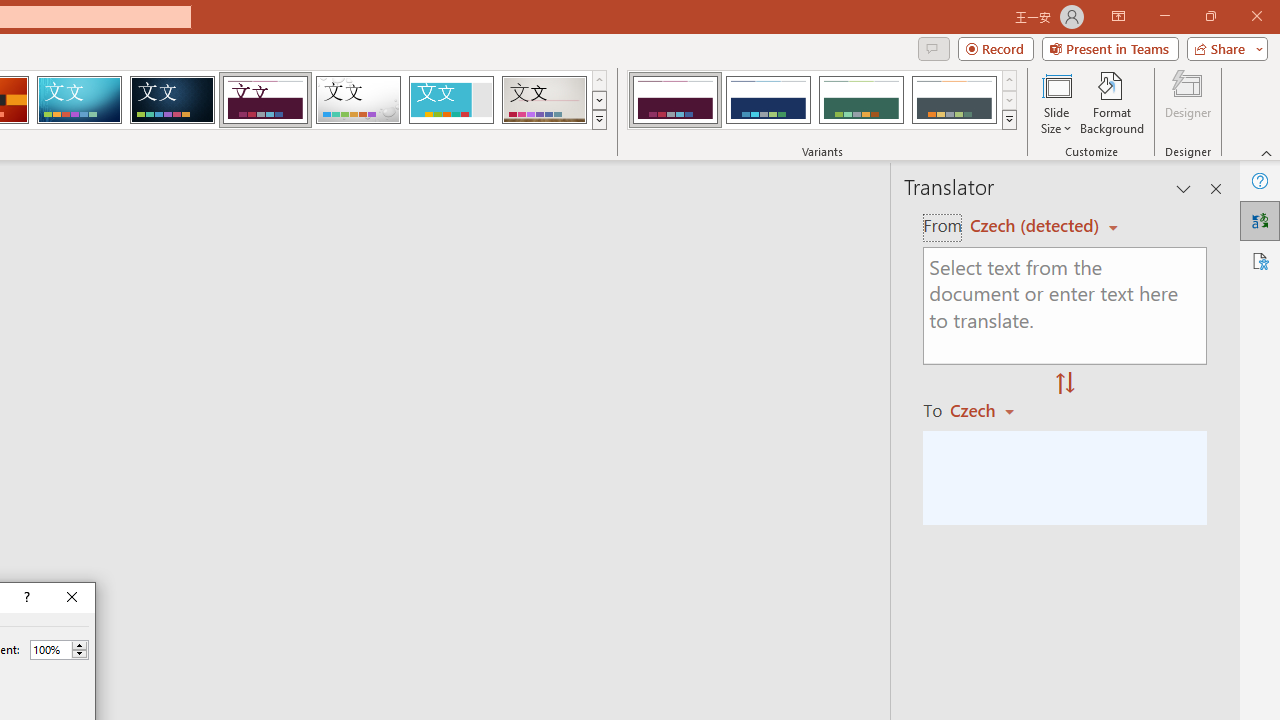  What do you see at coordinates (50, 649) in the screenshot?
I see `'Percent'` at bounding box center [50, 649].